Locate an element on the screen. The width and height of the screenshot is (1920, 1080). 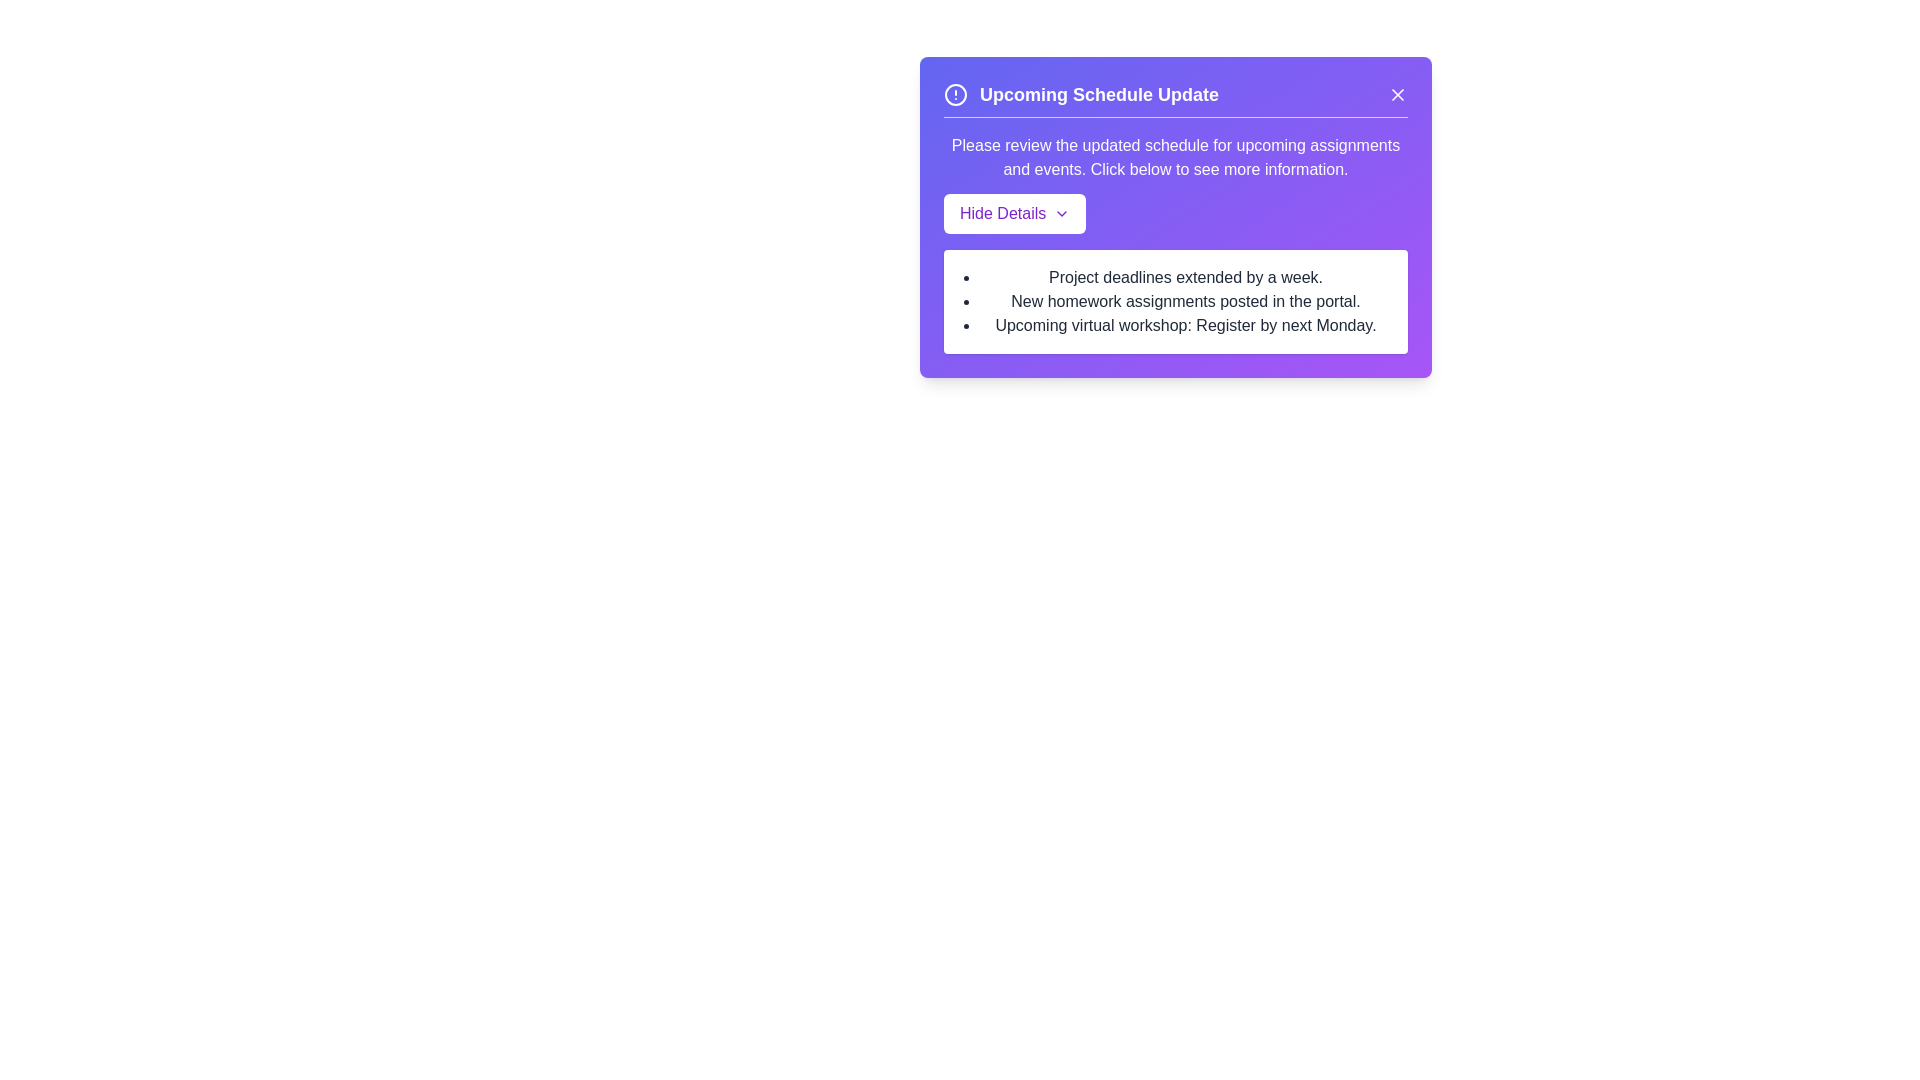
the 'Hide Details' button to toggle the visibility of additional information is located at coordinates (1014, 213).